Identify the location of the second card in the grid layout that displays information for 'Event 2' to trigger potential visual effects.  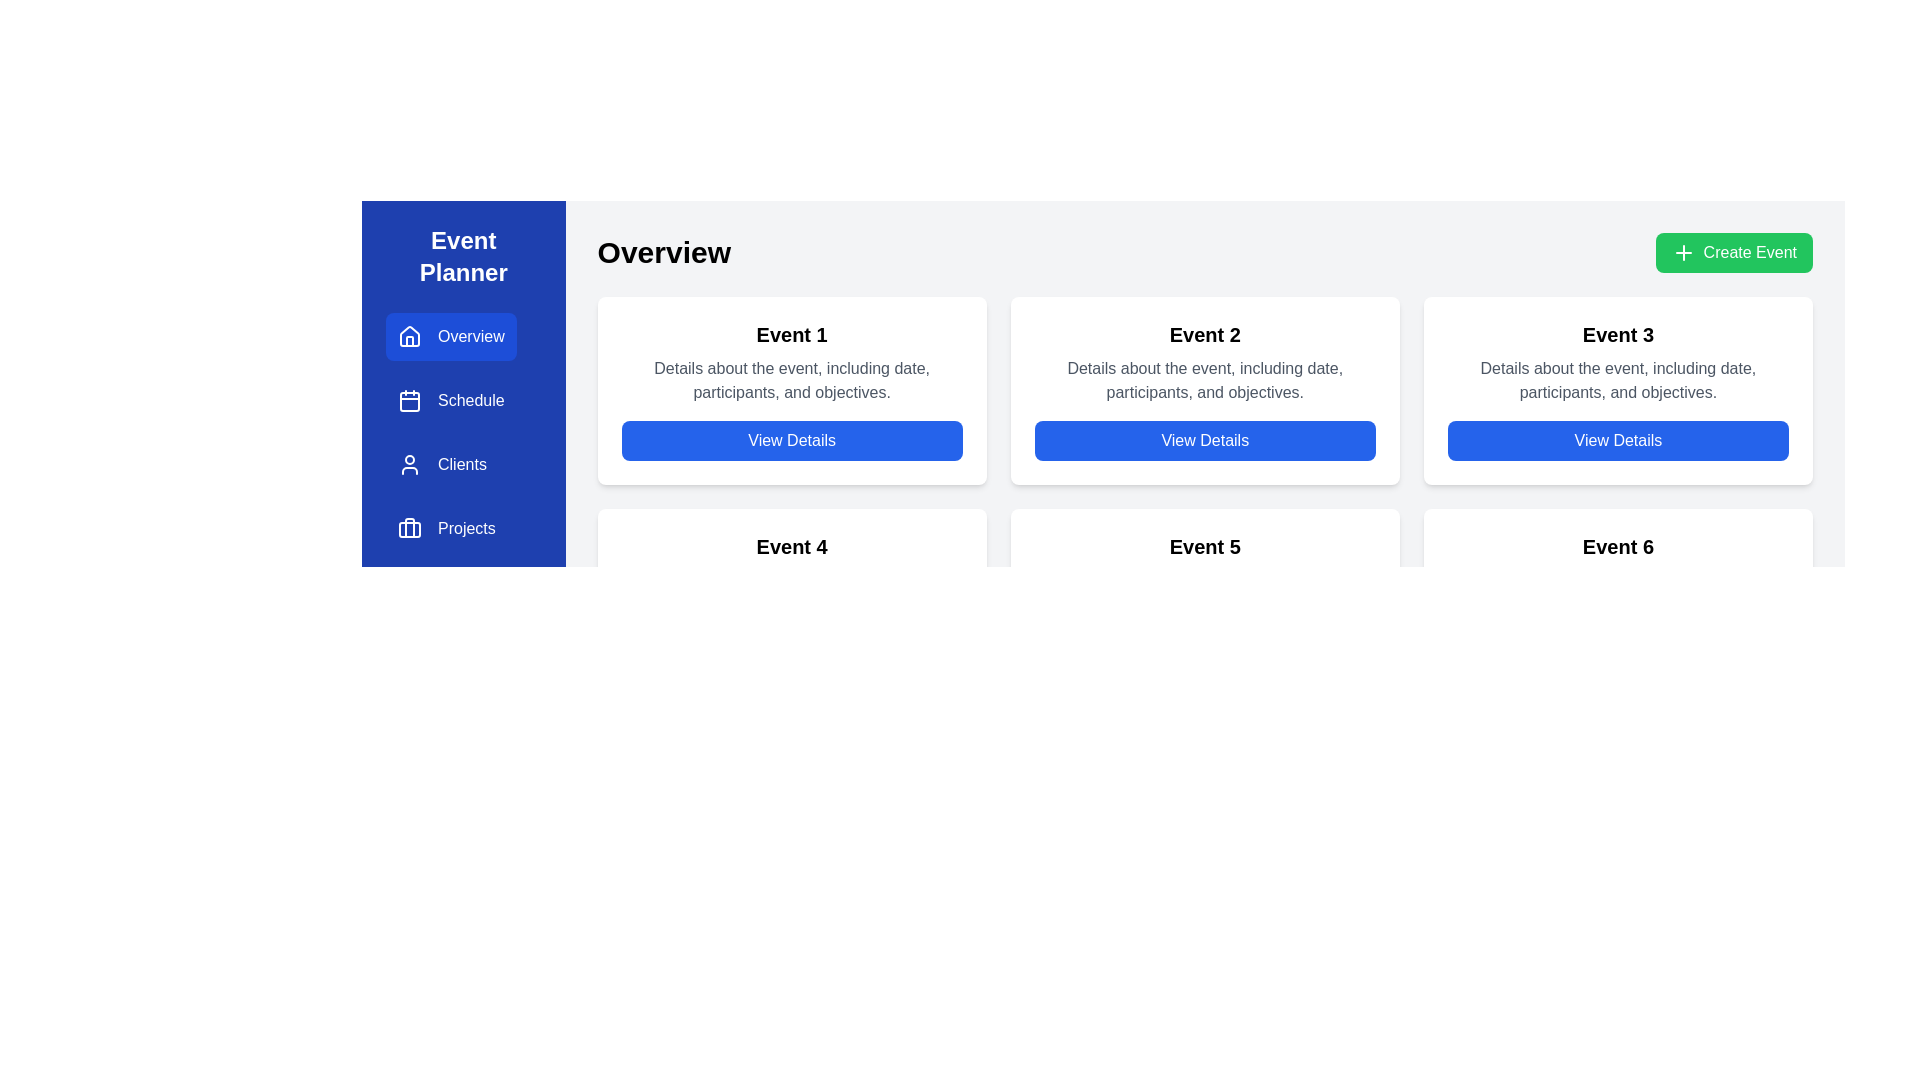
(1204, 390).